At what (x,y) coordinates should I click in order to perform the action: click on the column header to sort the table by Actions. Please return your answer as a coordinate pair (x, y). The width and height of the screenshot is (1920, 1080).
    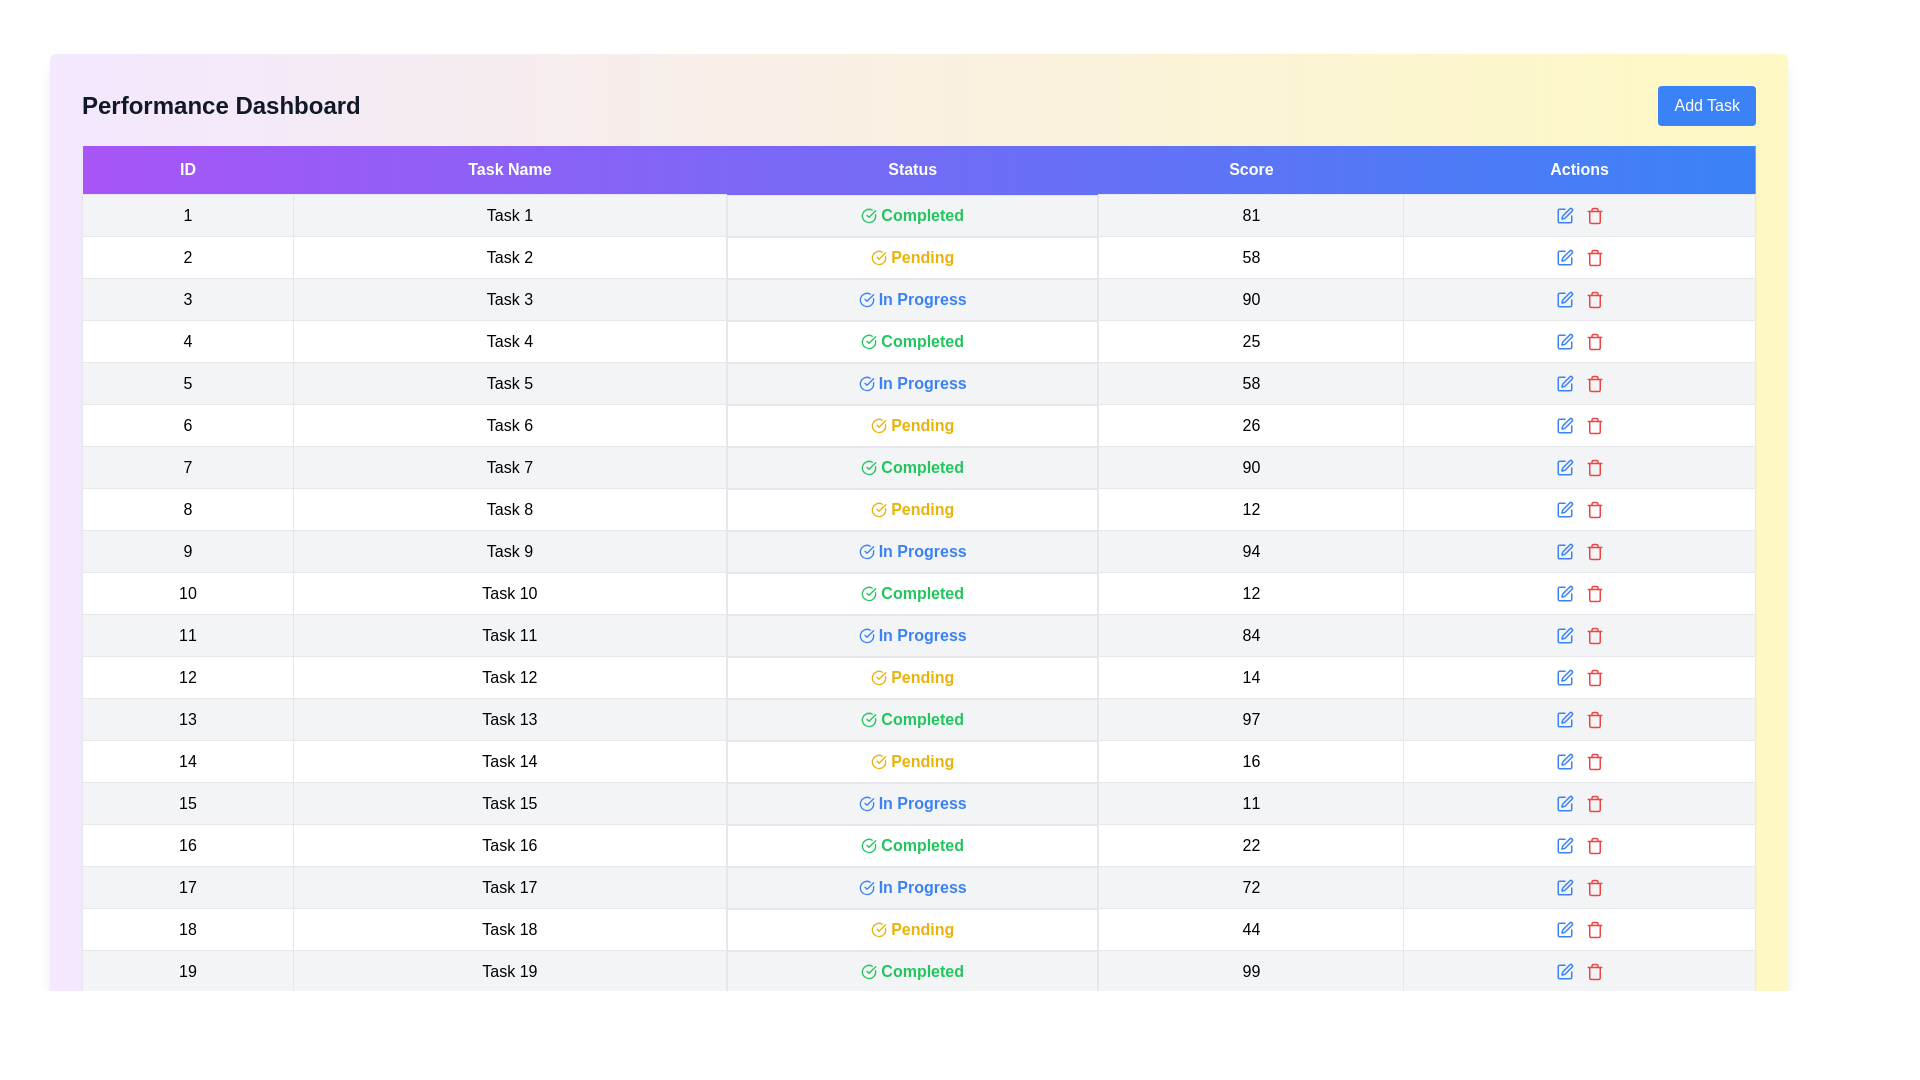
    Looking at the image, I should click on (1578, 169).